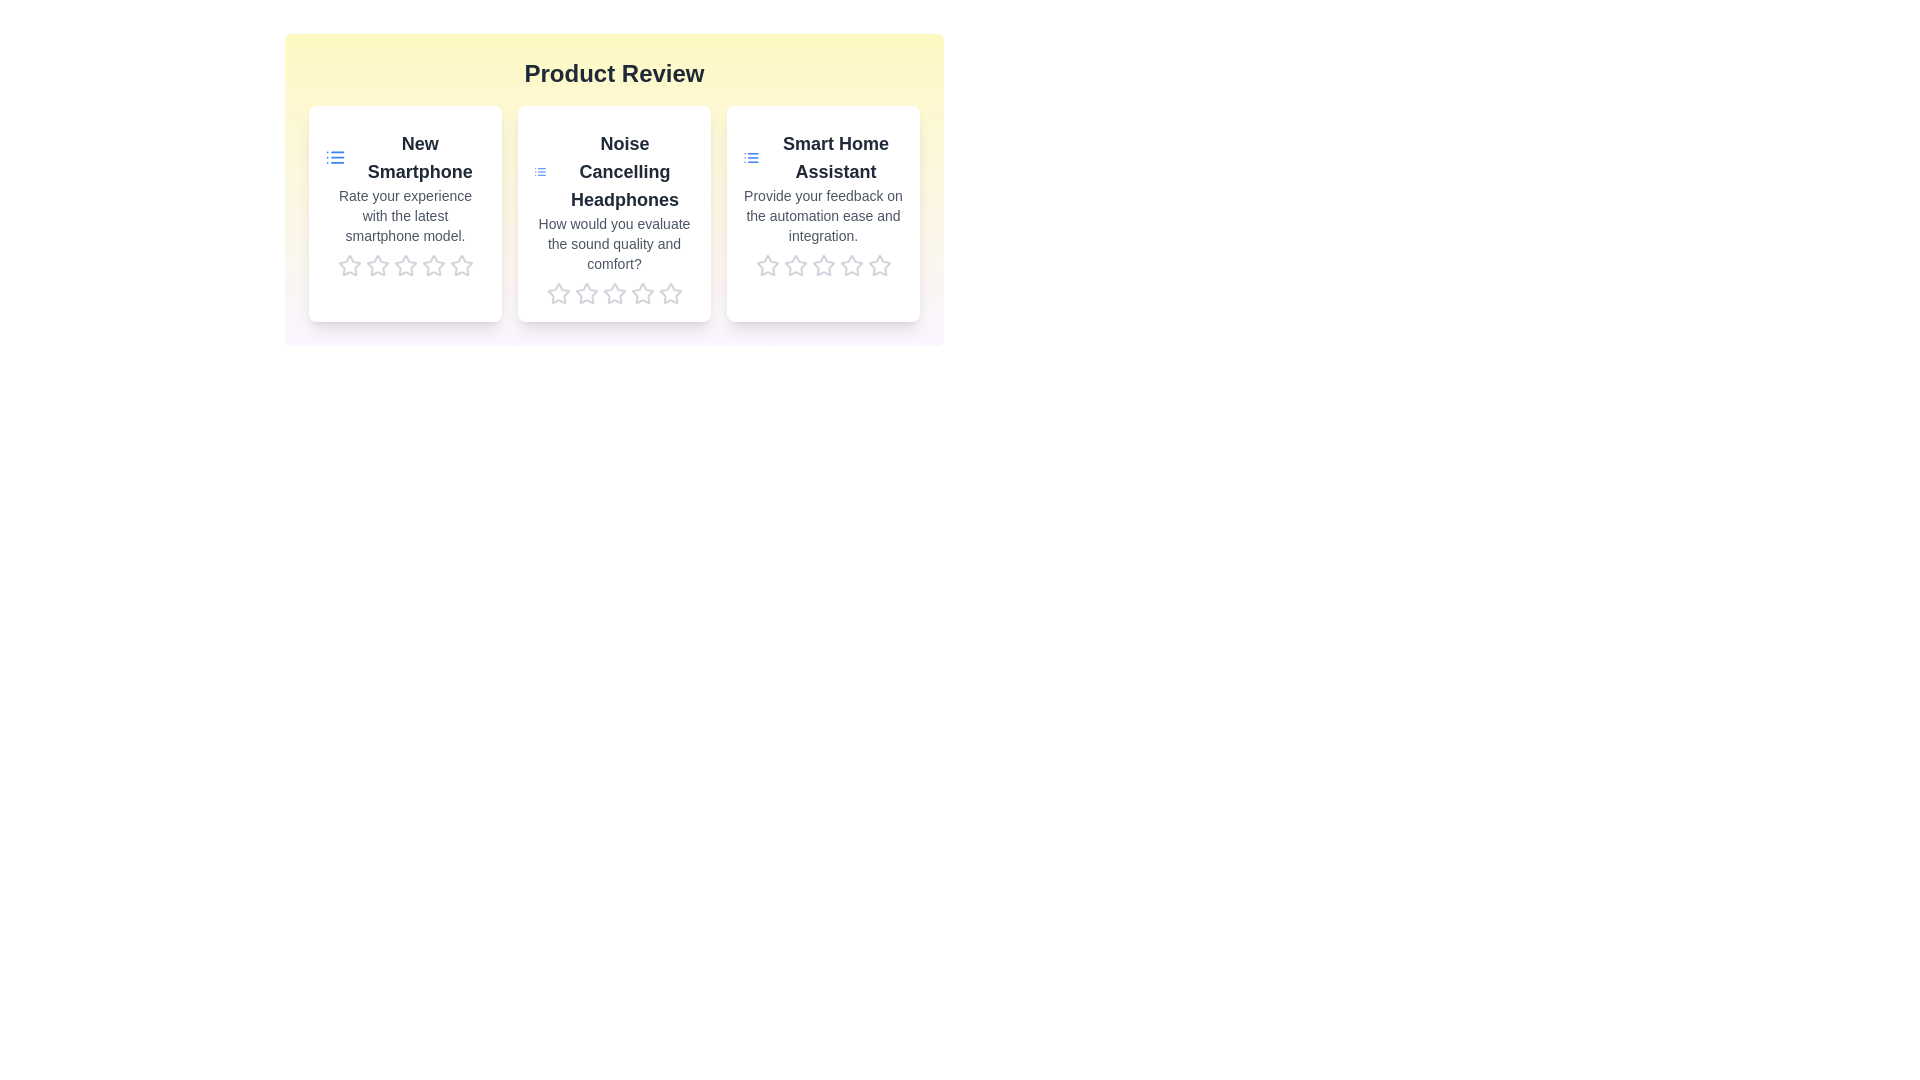 The width and height of the screenshot is (1920, 1080). I want to click on the title of the product Smart Home Assistant, so click(823, 157).